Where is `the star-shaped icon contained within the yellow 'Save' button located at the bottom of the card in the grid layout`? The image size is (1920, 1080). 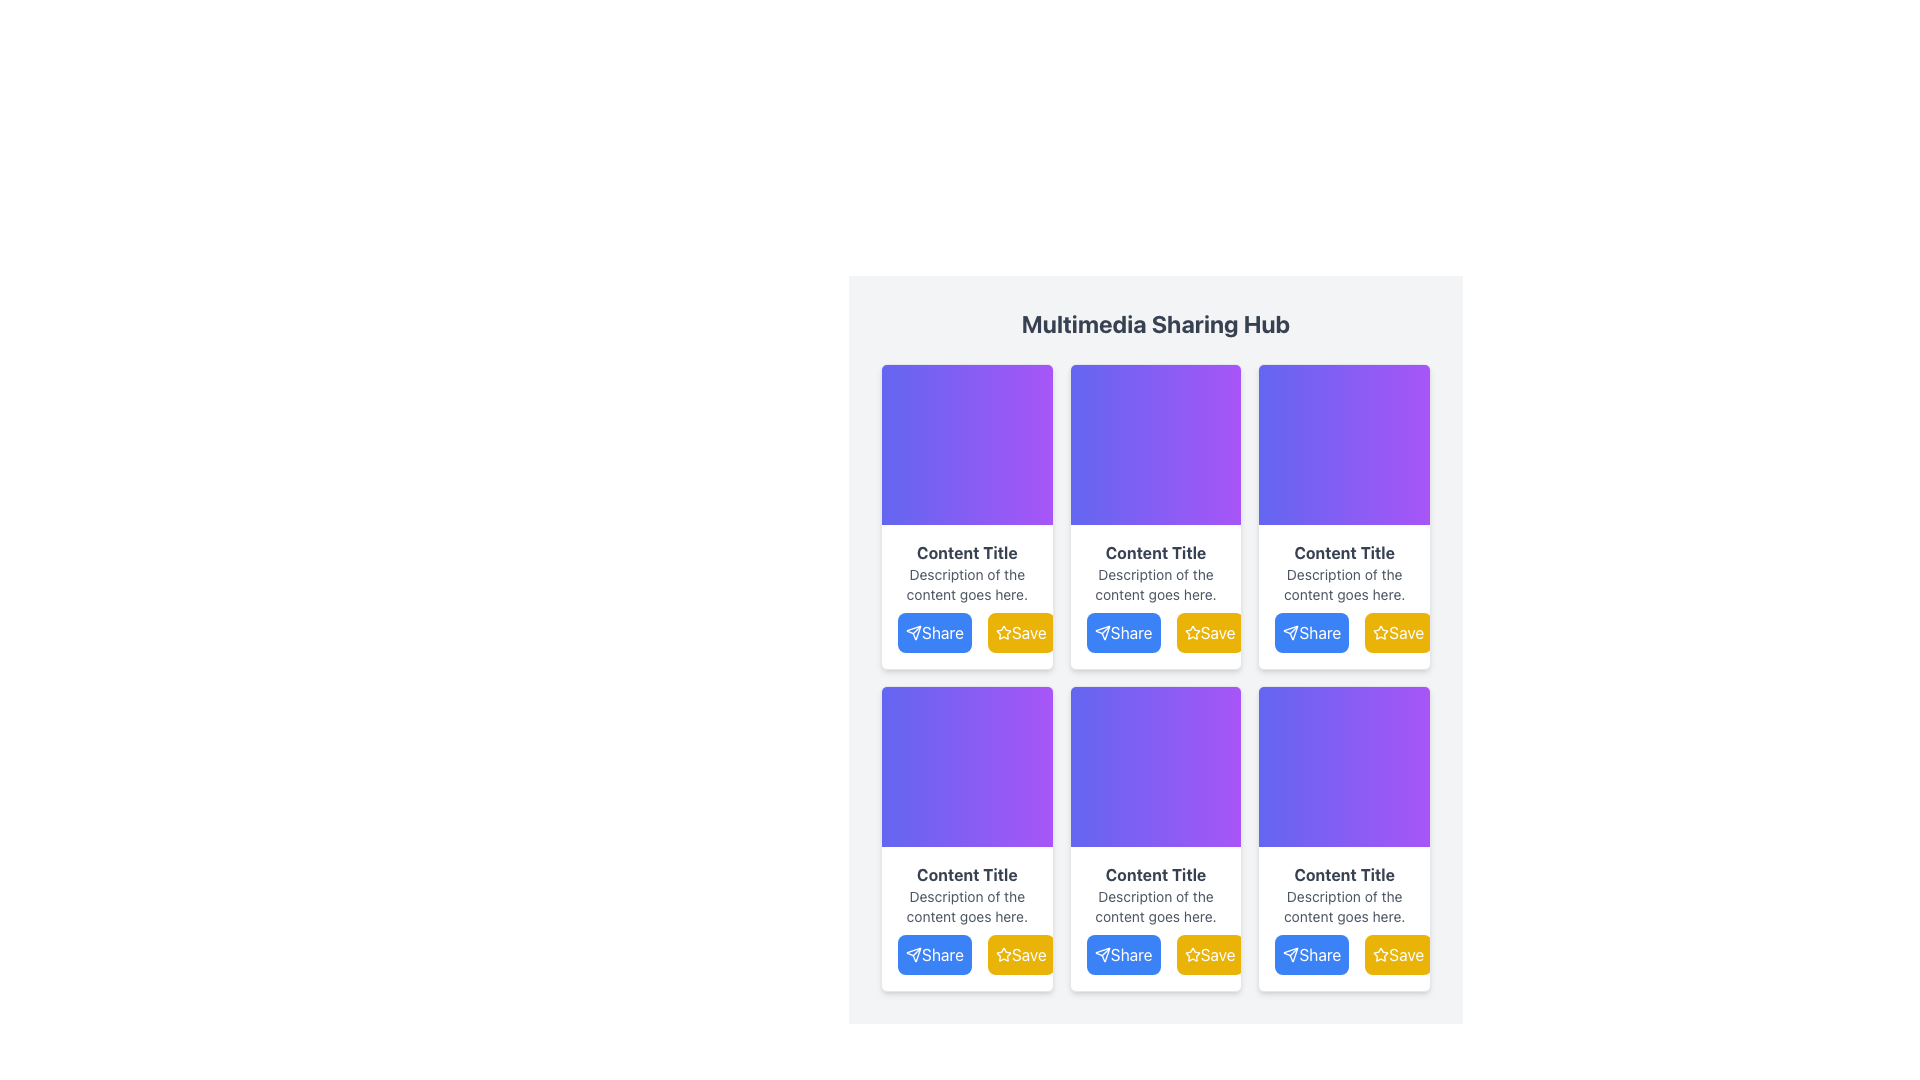 the star-shaped icon contained within the yellow 'Save' button located at the bottom of the card in the grid layout is located at coordinates (1192, 954).